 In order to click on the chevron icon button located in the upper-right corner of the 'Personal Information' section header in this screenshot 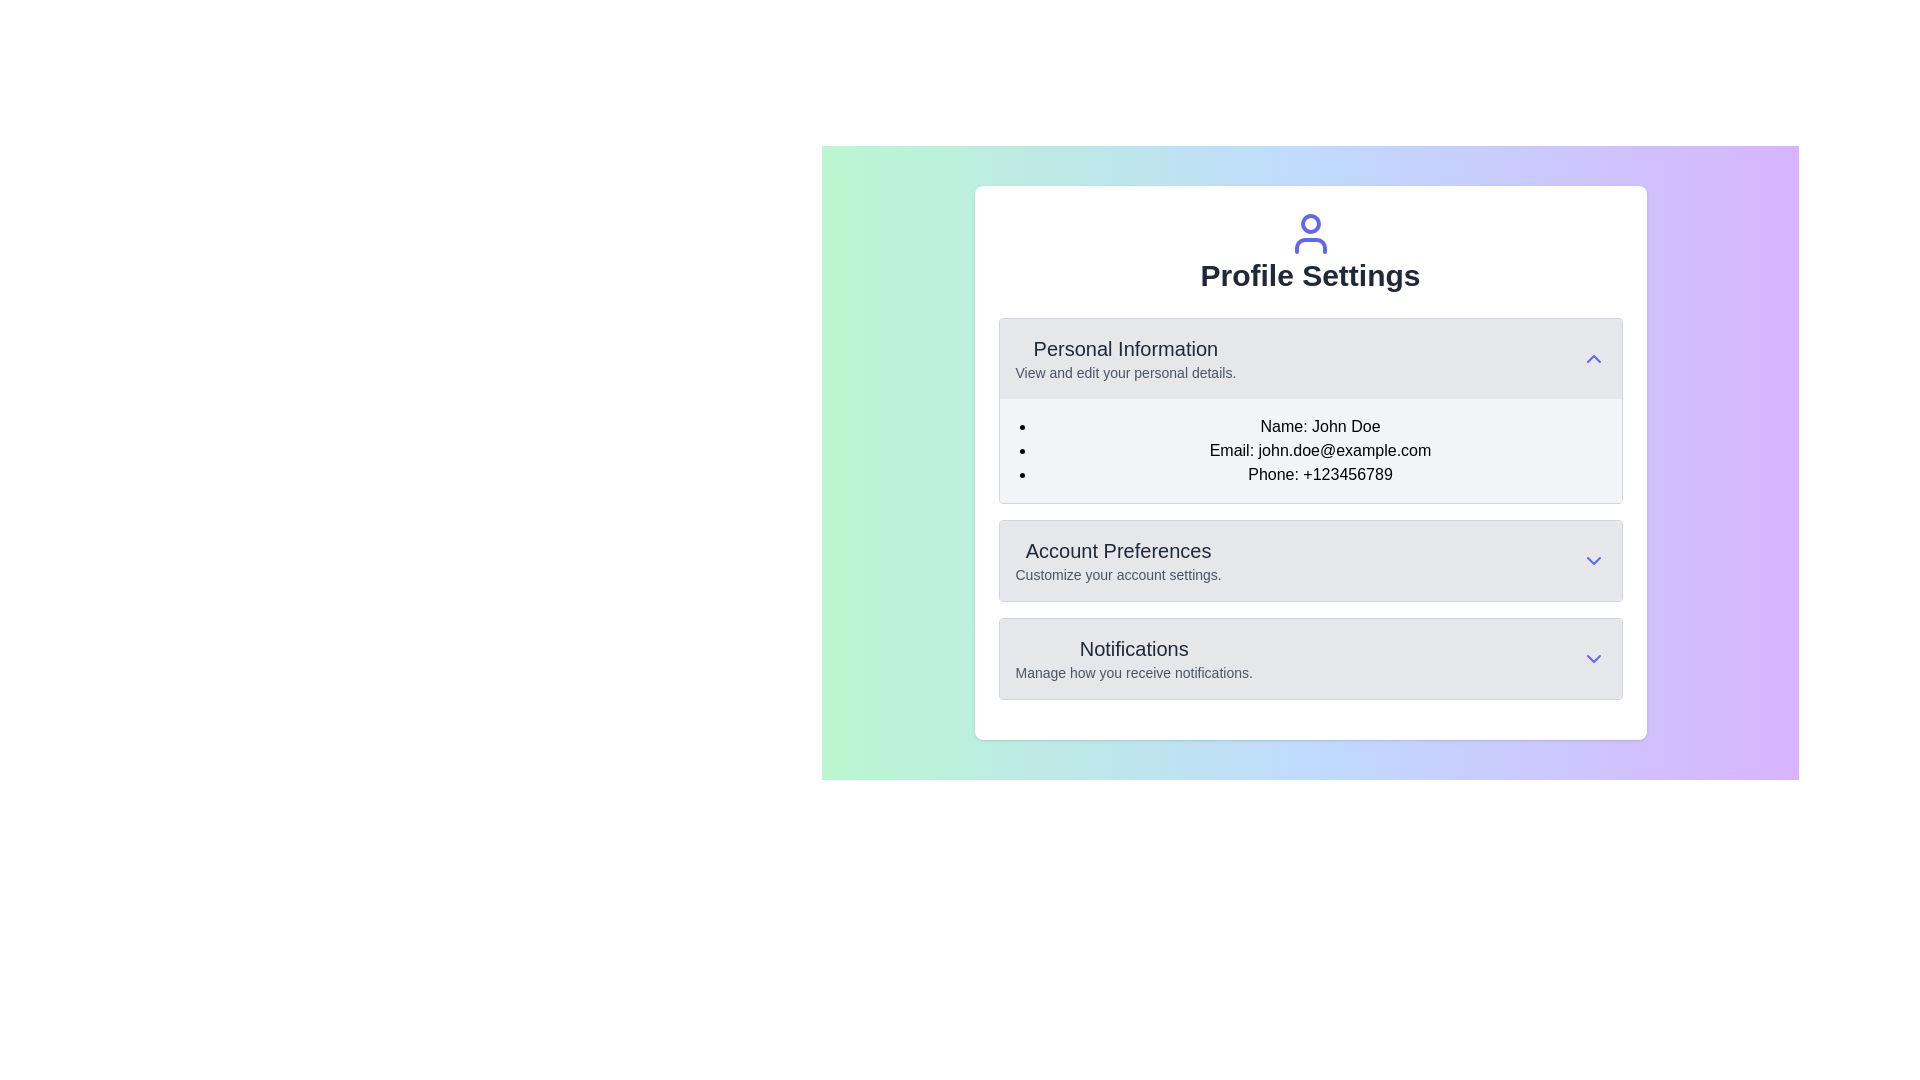, I will do `click(1592, 357)`.